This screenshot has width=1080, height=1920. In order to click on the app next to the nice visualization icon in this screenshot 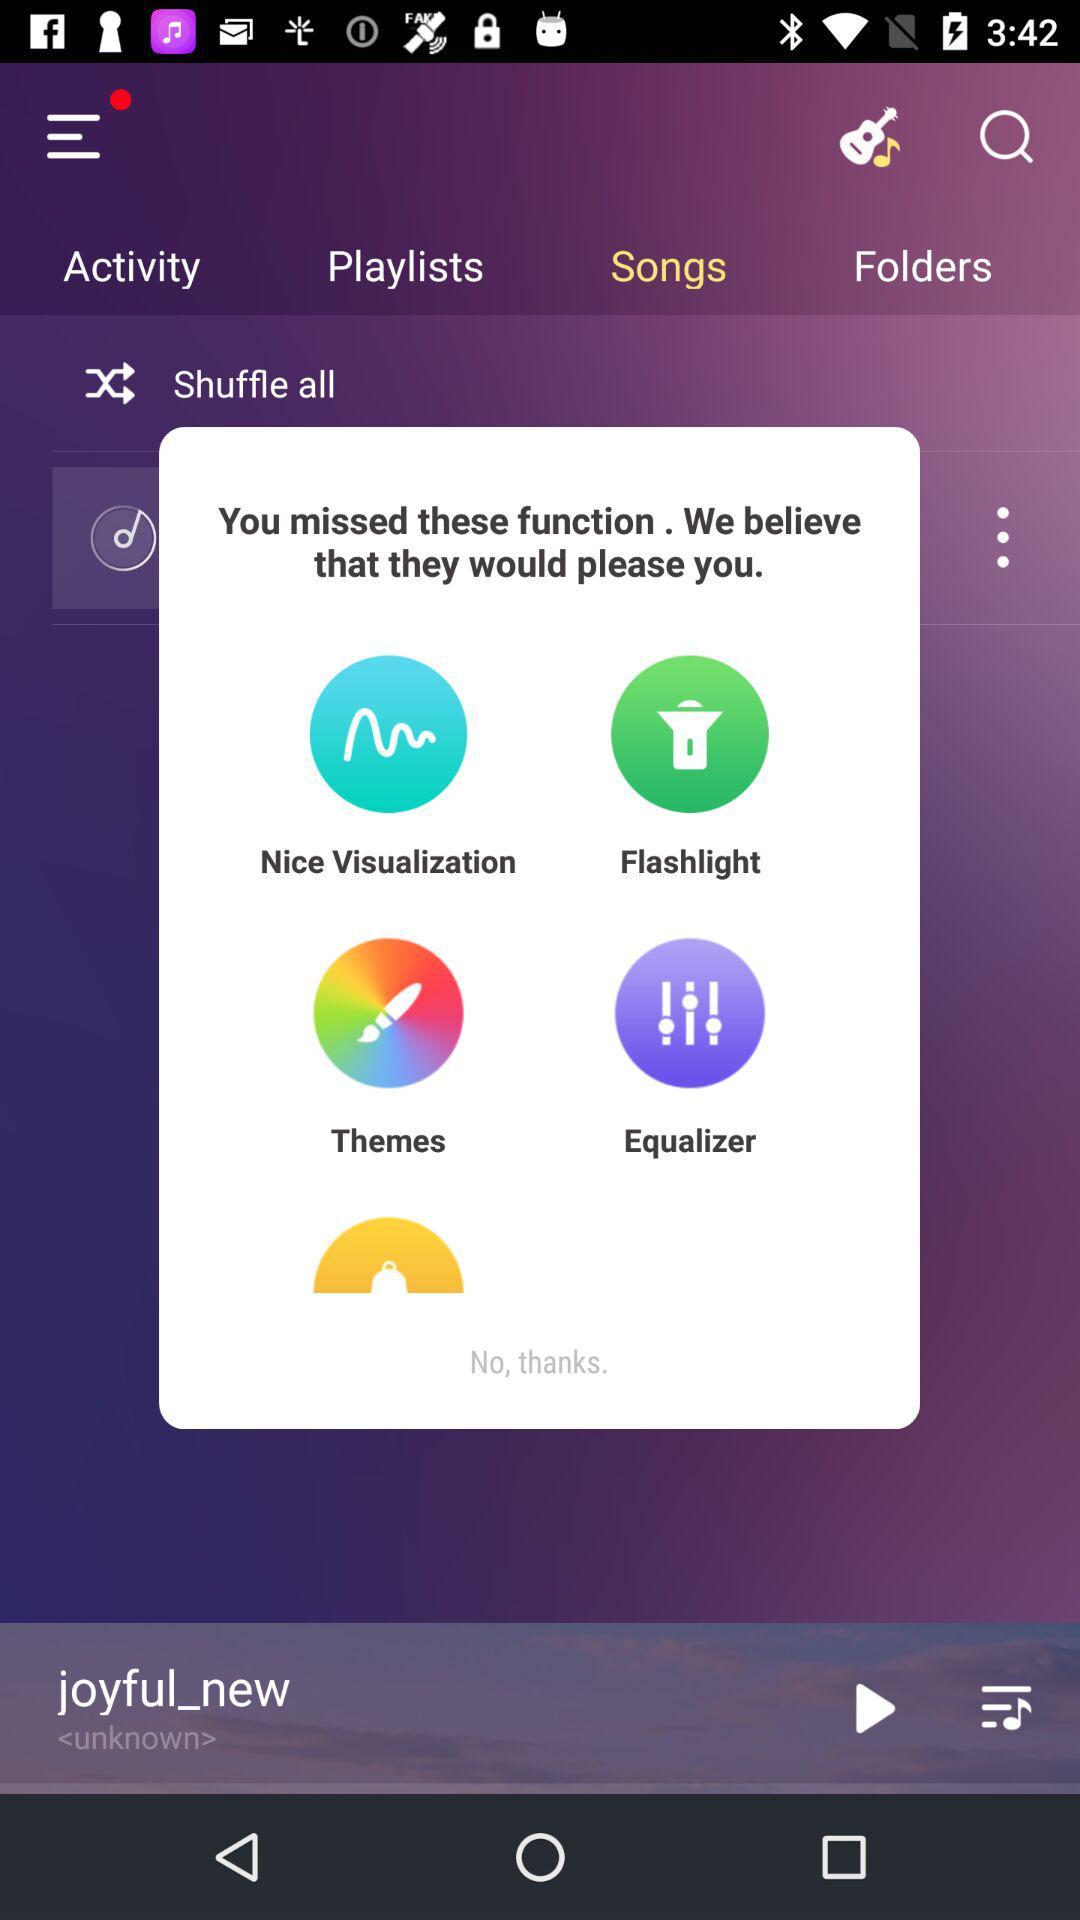, I will do `click(689, 860)`.